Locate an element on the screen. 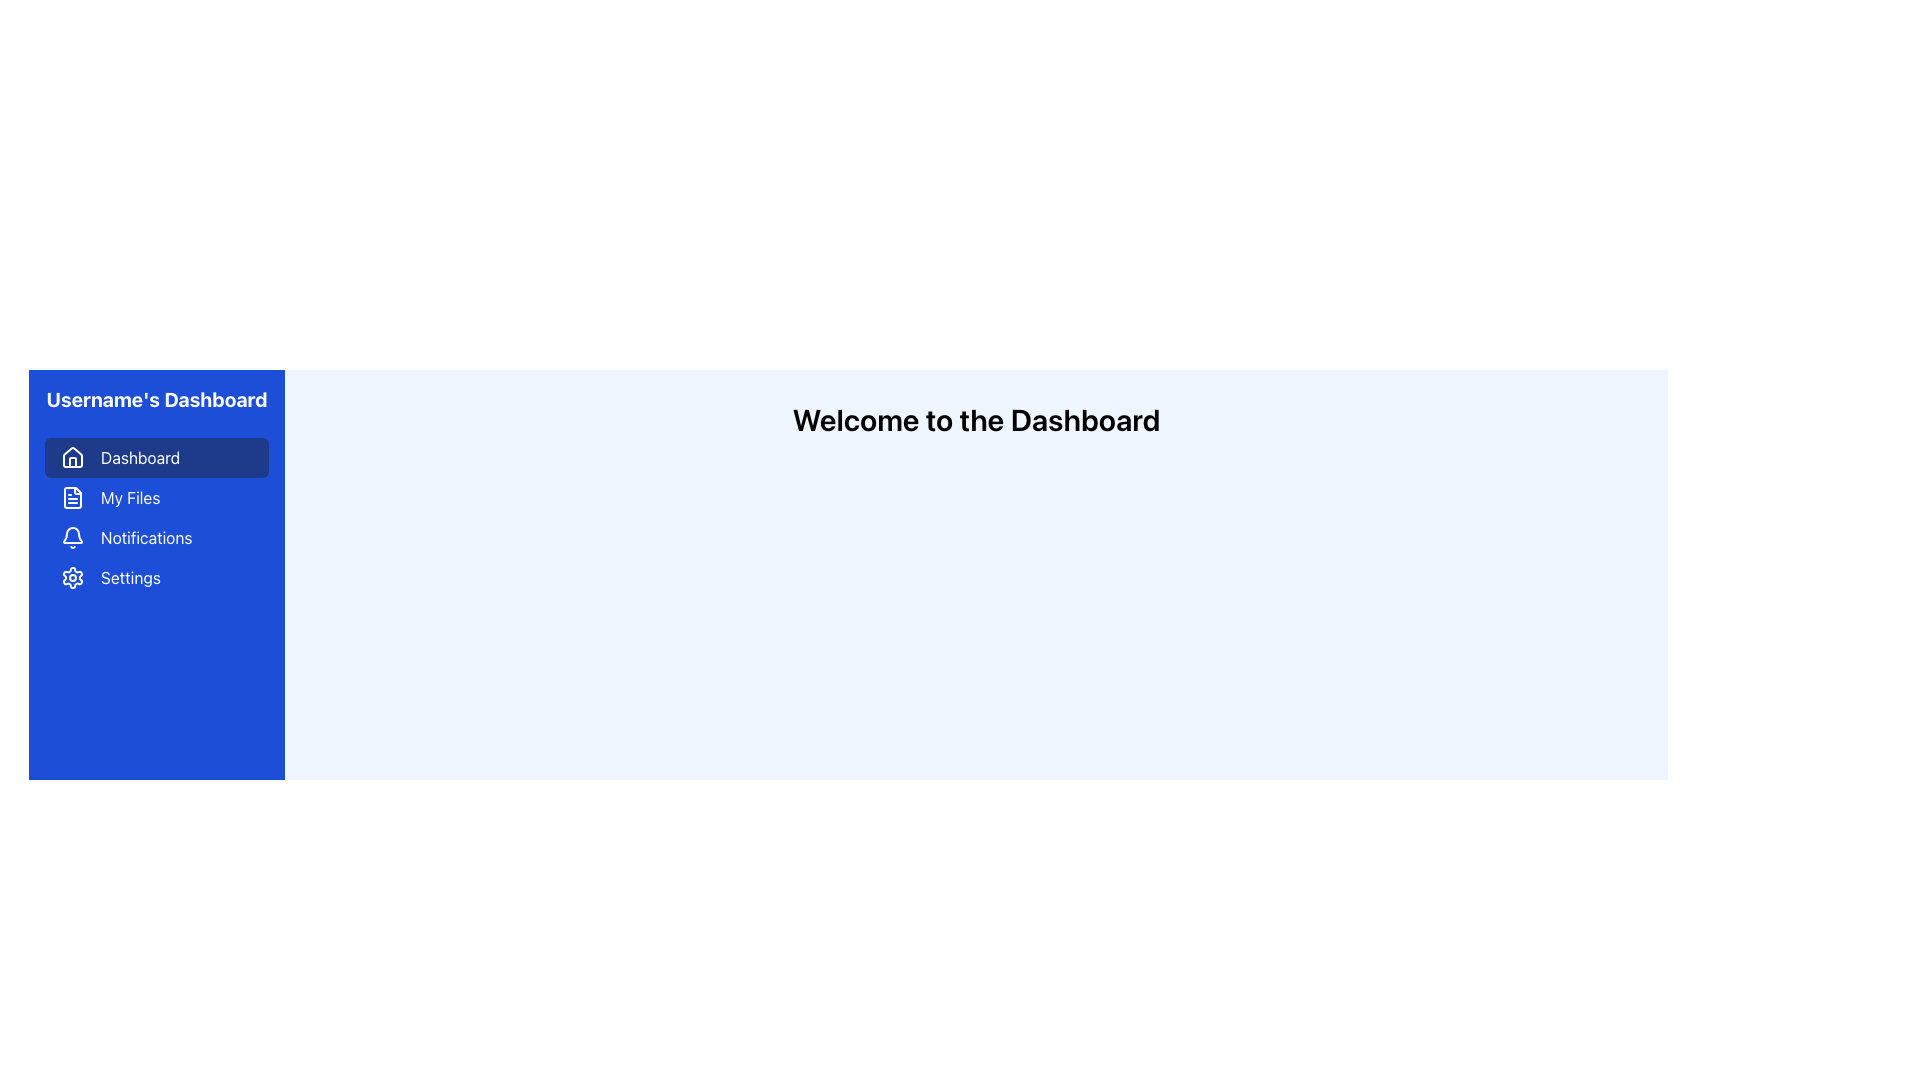 This screenshot has width=1920, height=1080. the navigation button located in the blue sidebar, which is the fourth item in the vertical list of options, directly below the 'Notifications' menu item, to observe the hover effect is located at coordinates (156, 578).